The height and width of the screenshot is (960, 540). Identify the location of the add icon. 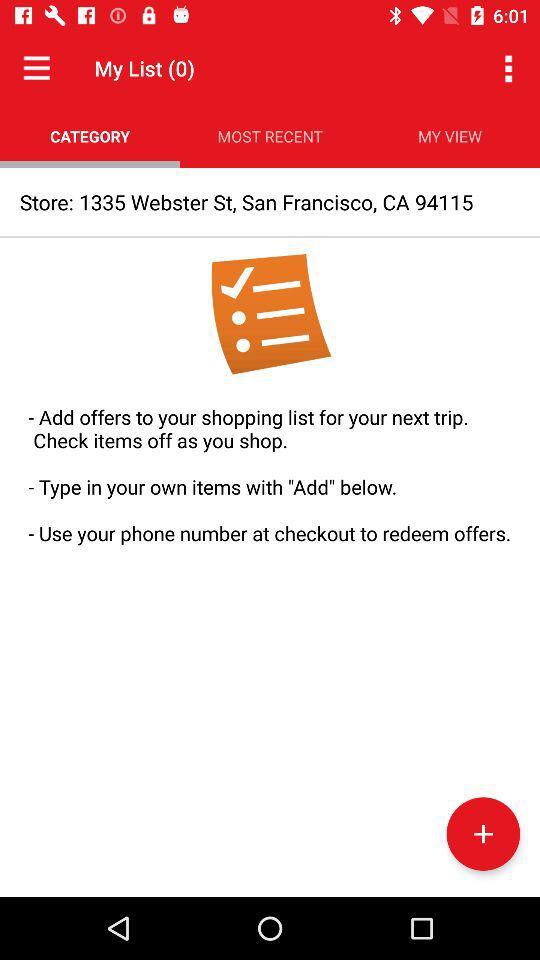
(482, 833).